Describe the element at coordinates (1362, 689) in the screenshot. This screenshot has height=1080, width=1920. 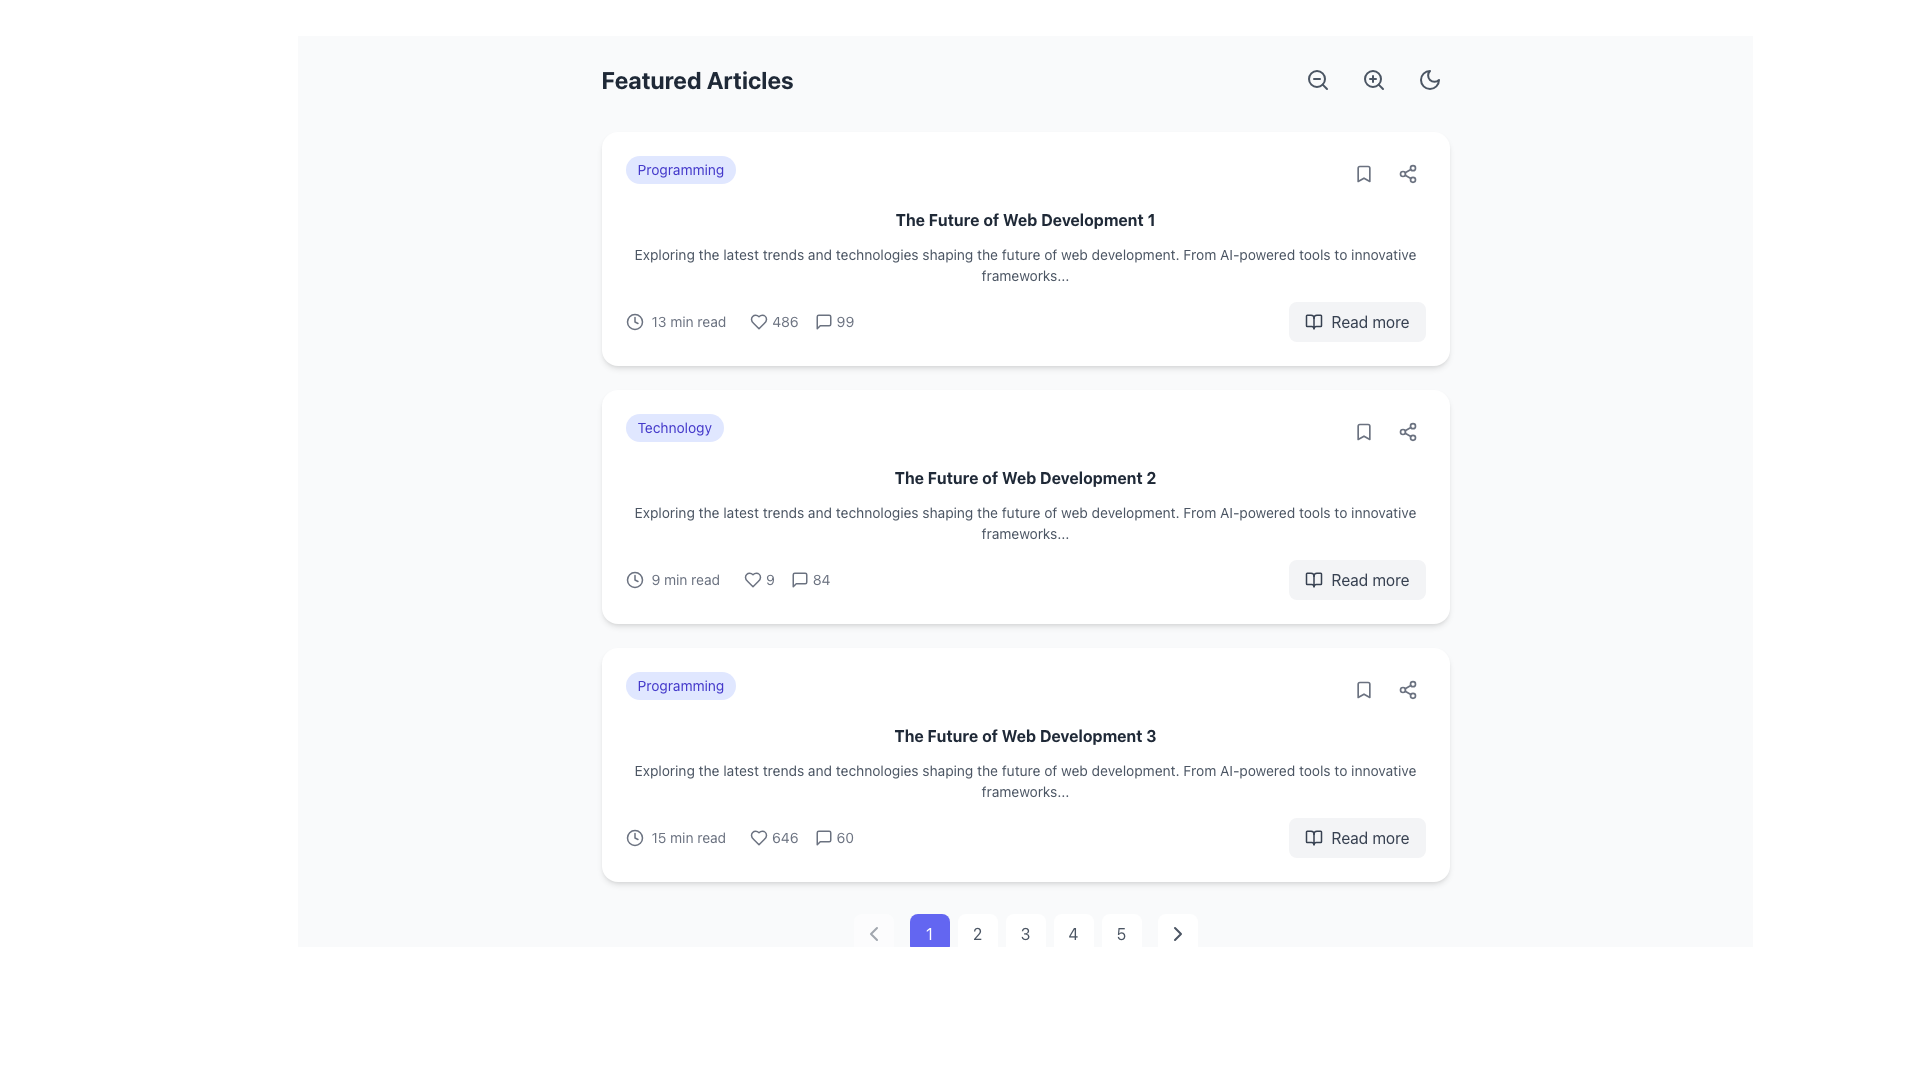
I see `the bookmark icon located at the top-right corner of the article card` at that location.